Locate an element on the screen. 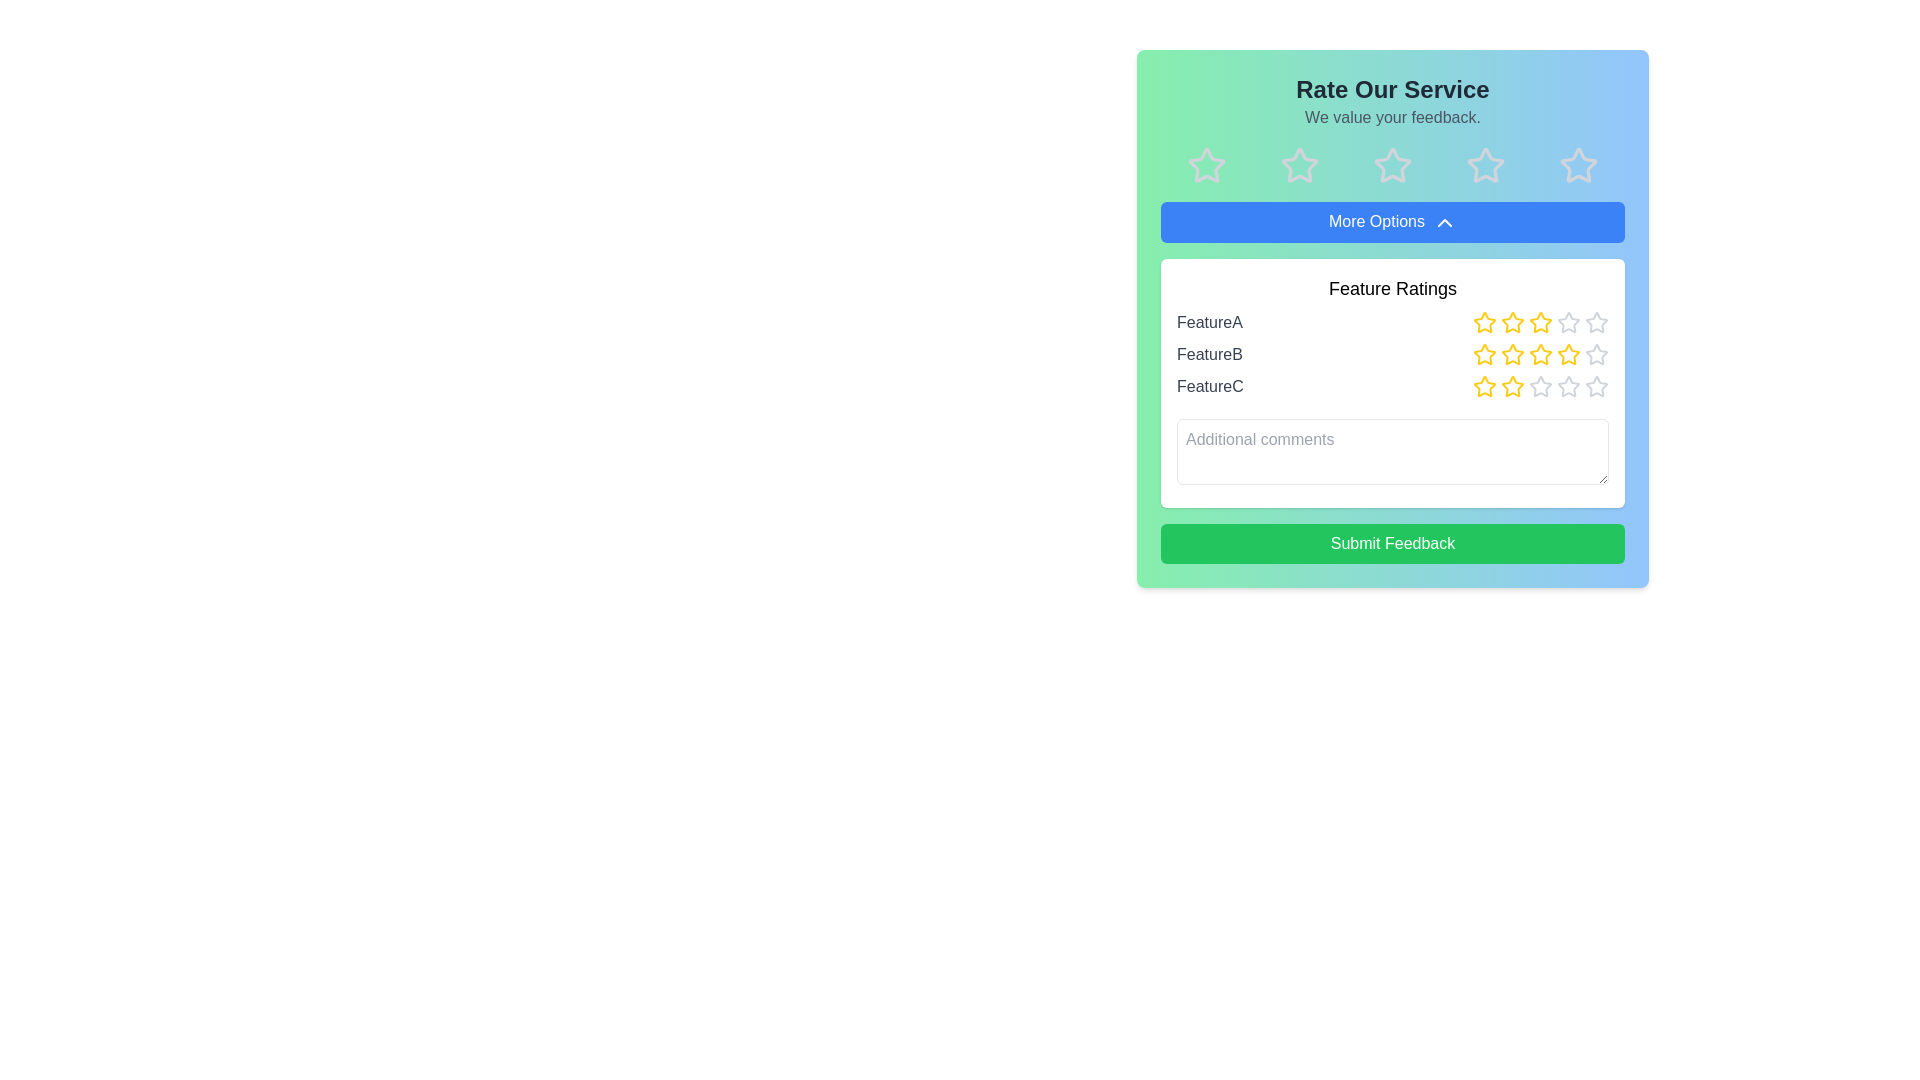 This screenshot has width=1920, height=1080. the chevron-up icon styled in white color located on the blue button labeled 'More Options' is located at coordinates (1444, 222).